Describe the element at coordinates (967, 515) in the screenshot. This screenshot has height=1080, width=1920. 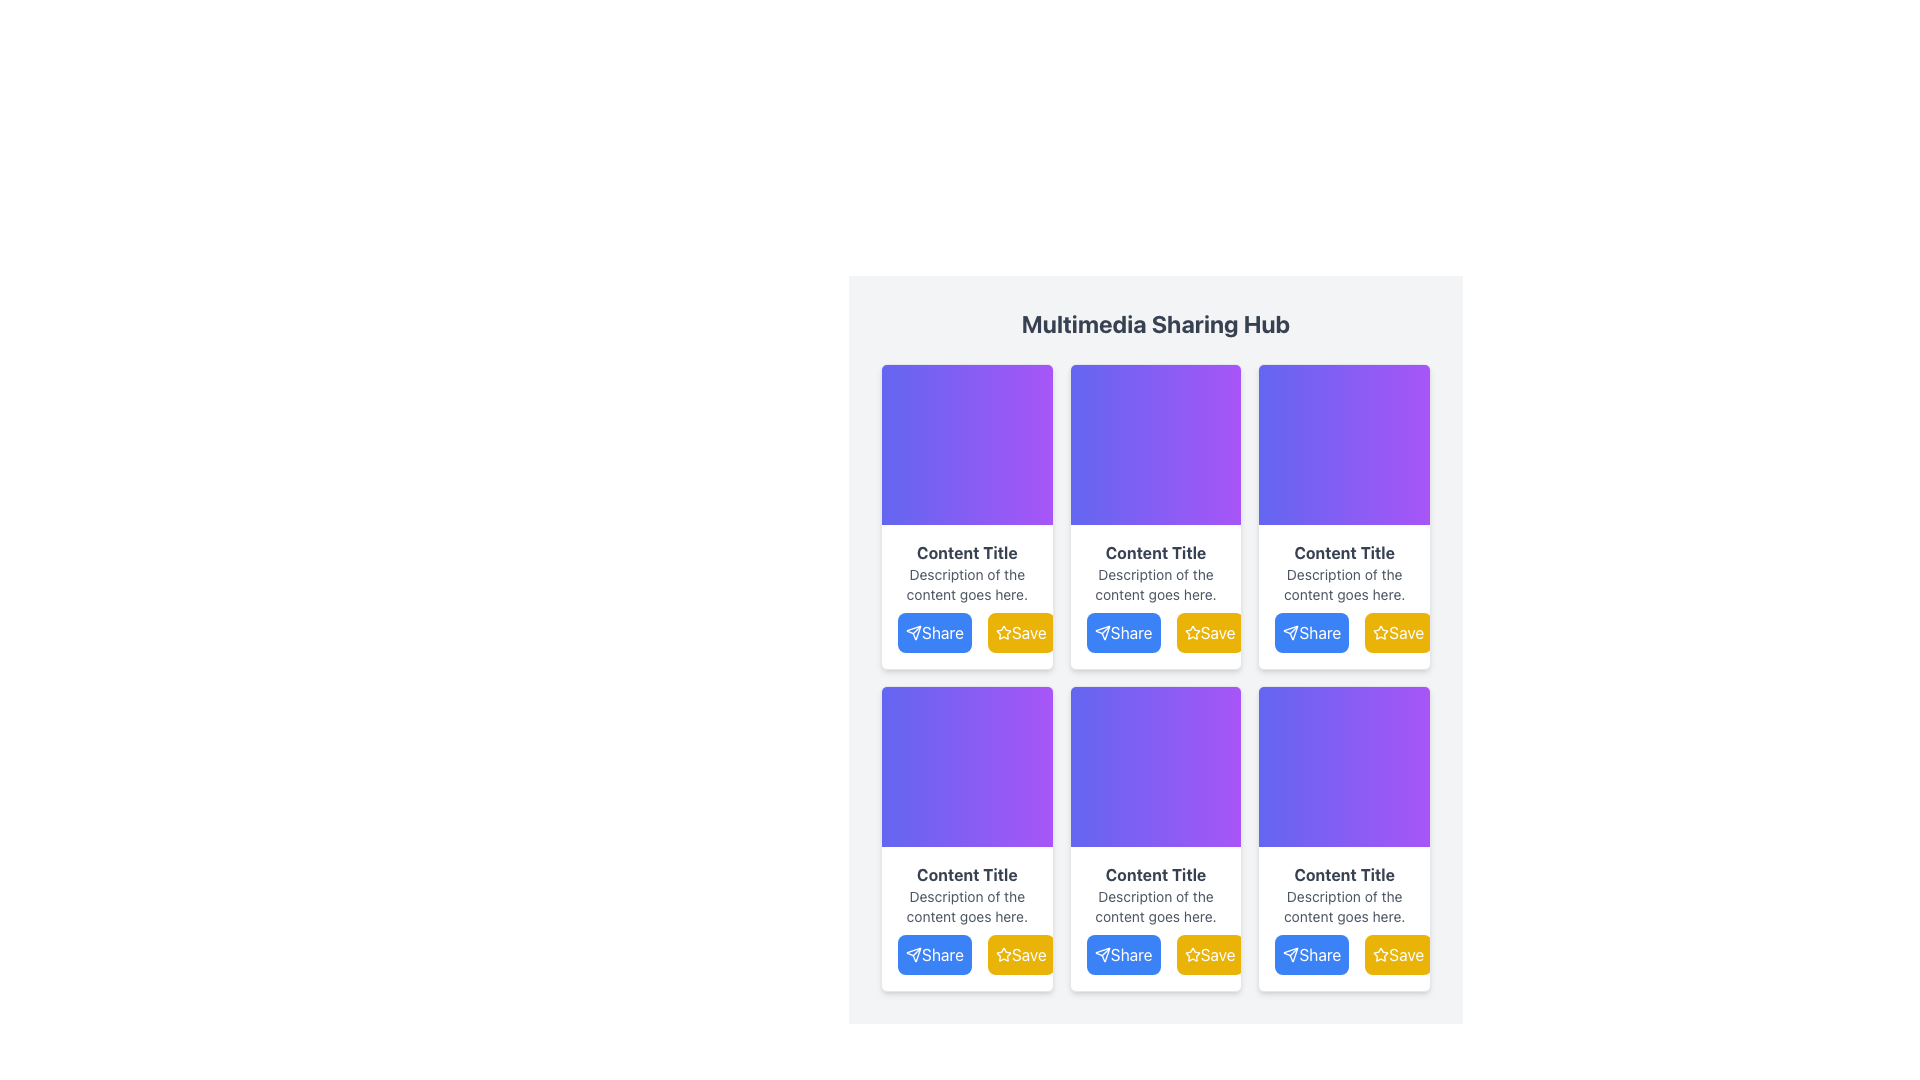
I see `the first card in the grid layout featuring a purple gradient header, black bold text 'Content Title', and buttons labeled 'Share' and 'Save'` at that location.